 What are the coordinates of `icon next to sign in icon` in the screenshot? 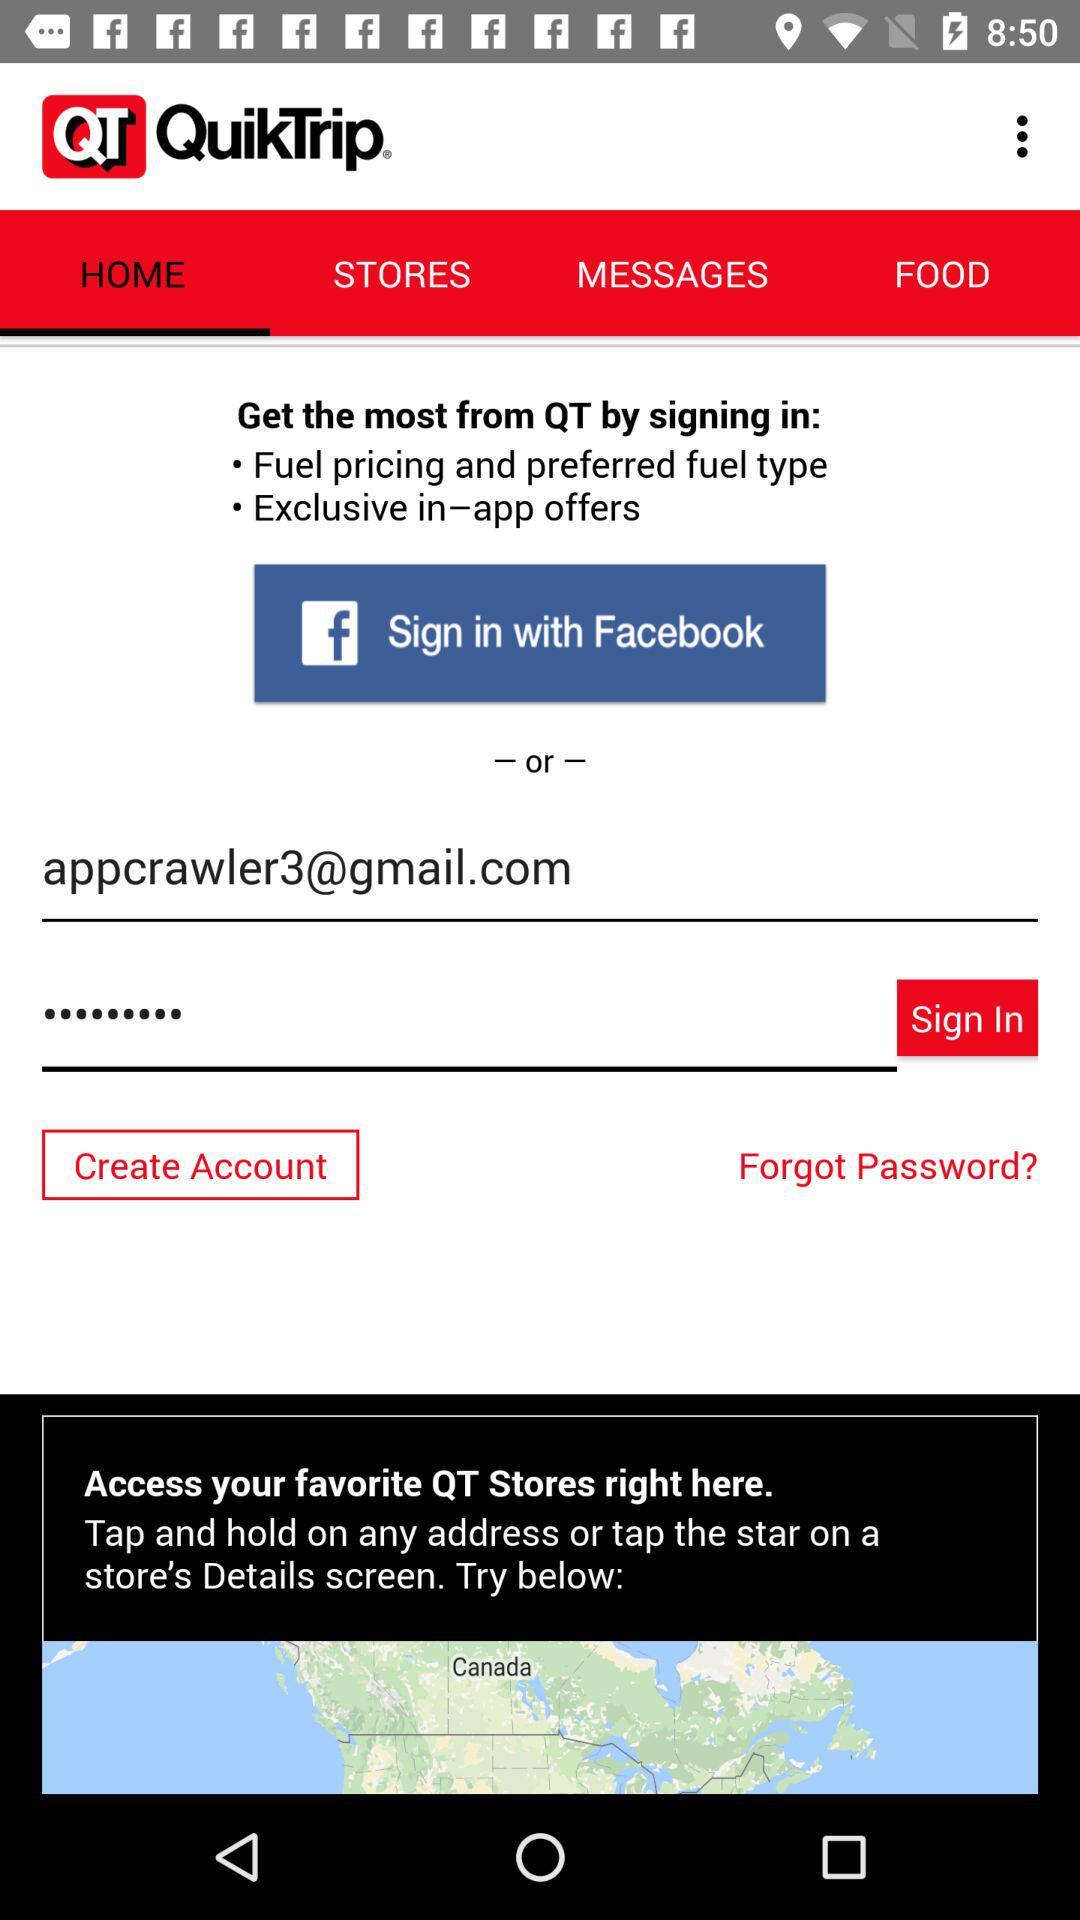 It's located at (469, 1024).